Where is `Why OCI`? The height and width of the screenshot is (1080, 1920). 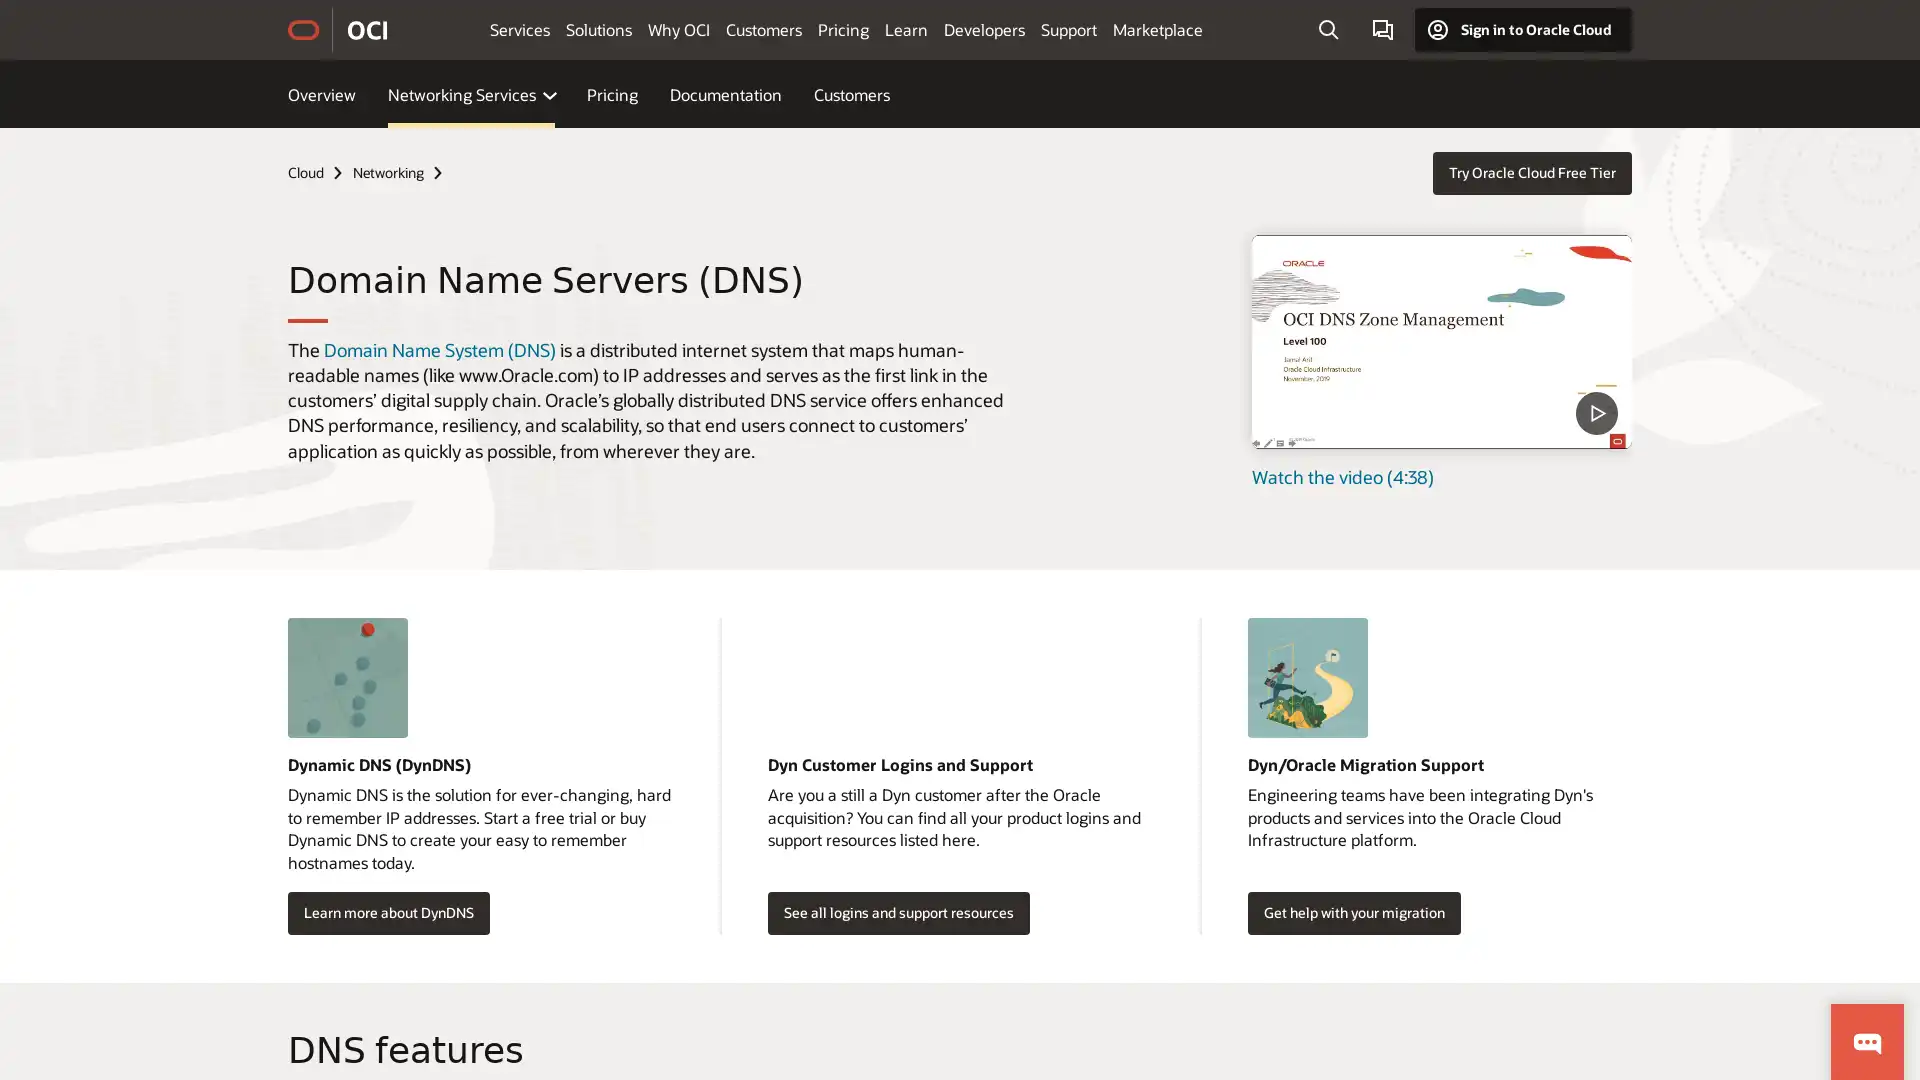 Why OCI is located at coordinates (678, 29).